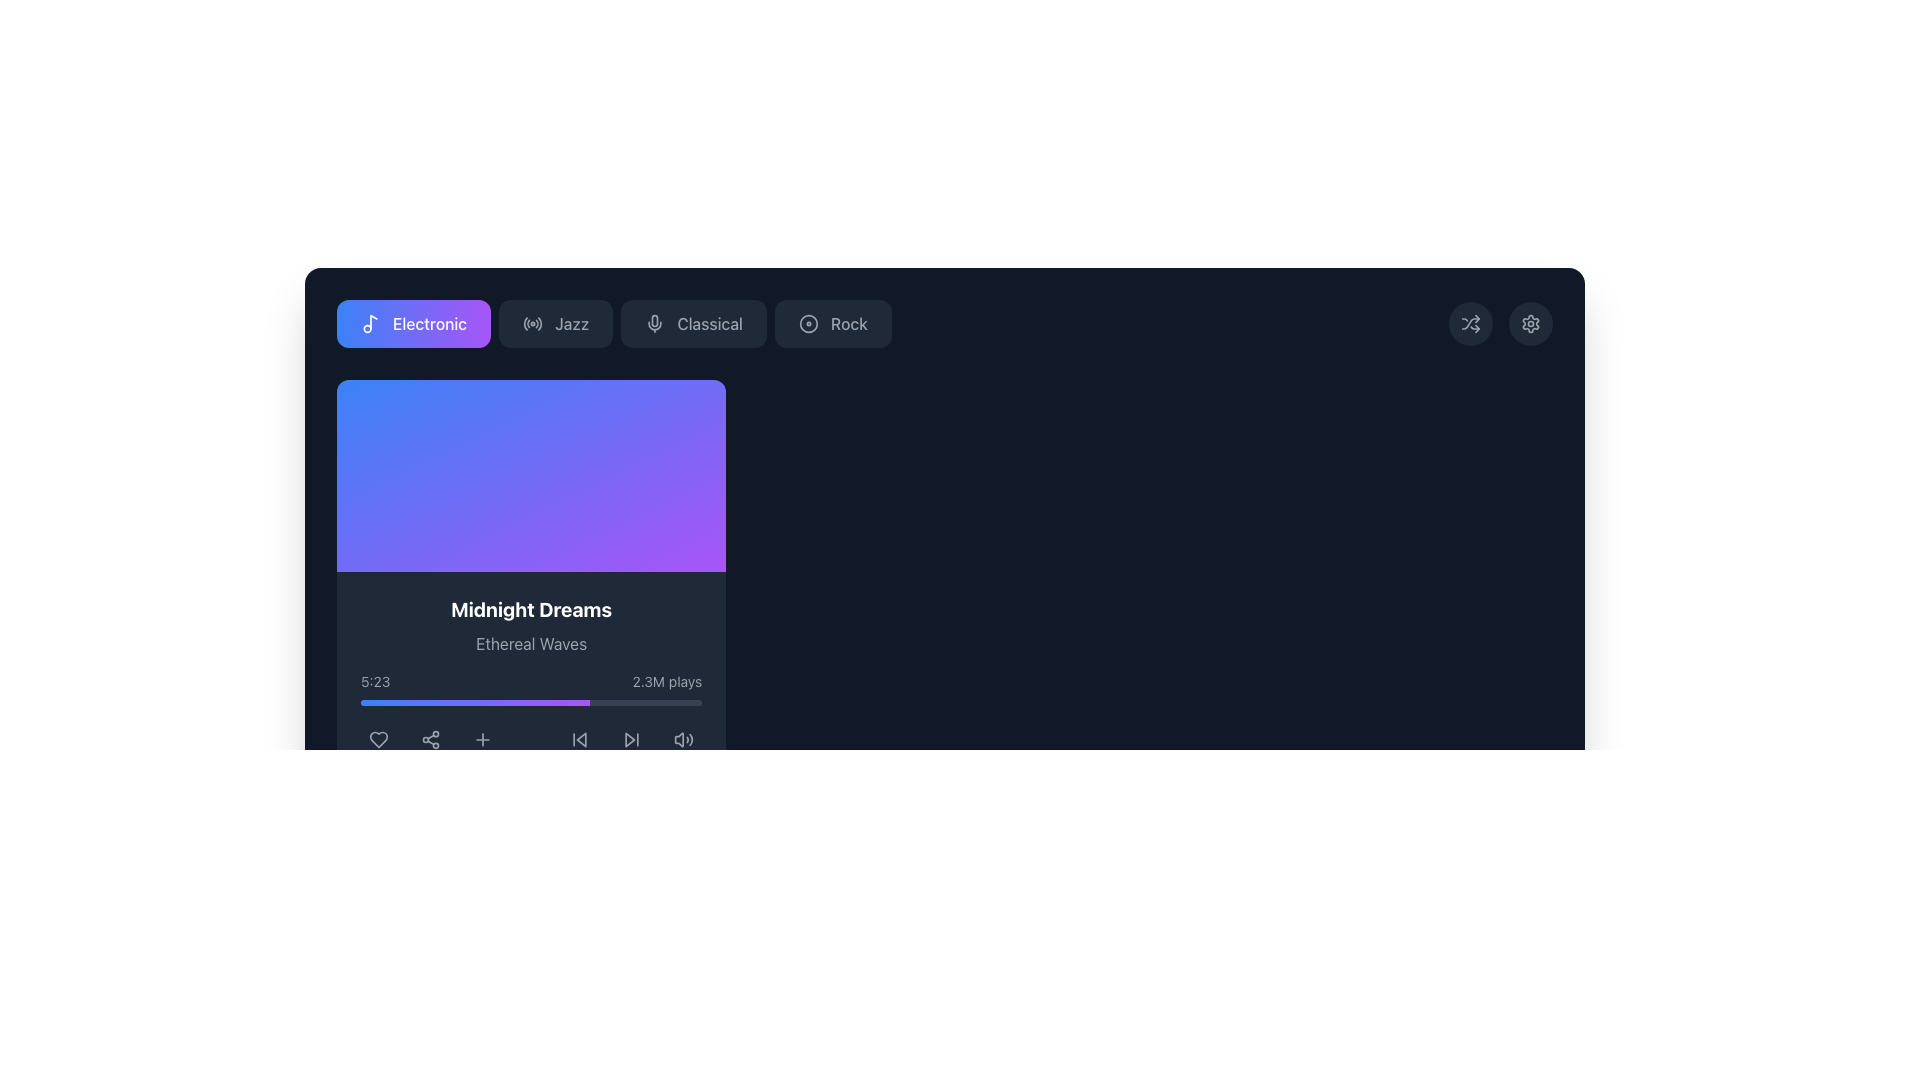  Describe the element at coordinates (1530, 323) in the screenshot. I see `the 'Settings' button located at the top-right corner of the interface, next to the shuffle icon` at that location.